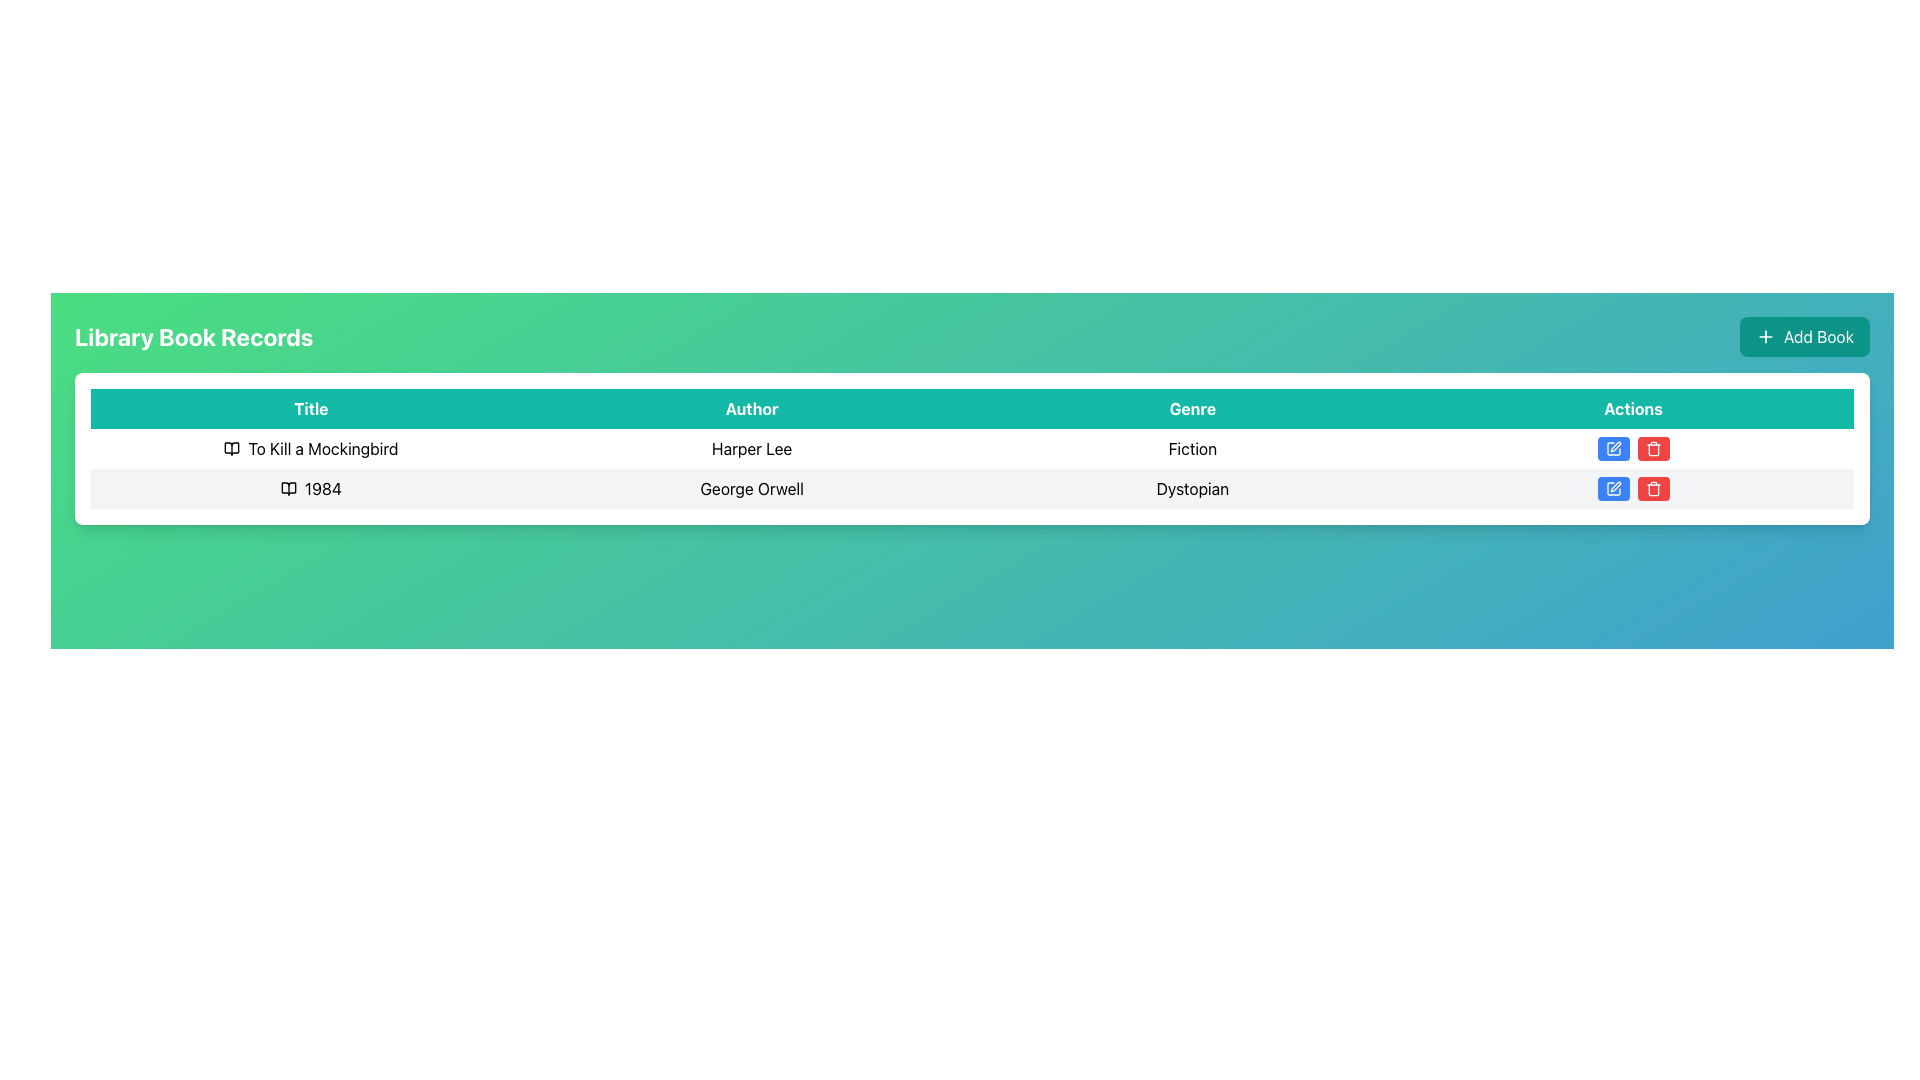 This screenshot has height=1080, width=1920. Describe the element at coordinates (287, 489) in the screenshot. I see `the open book icon located to the left of the text '1984' in the 'Title' column` at that location.